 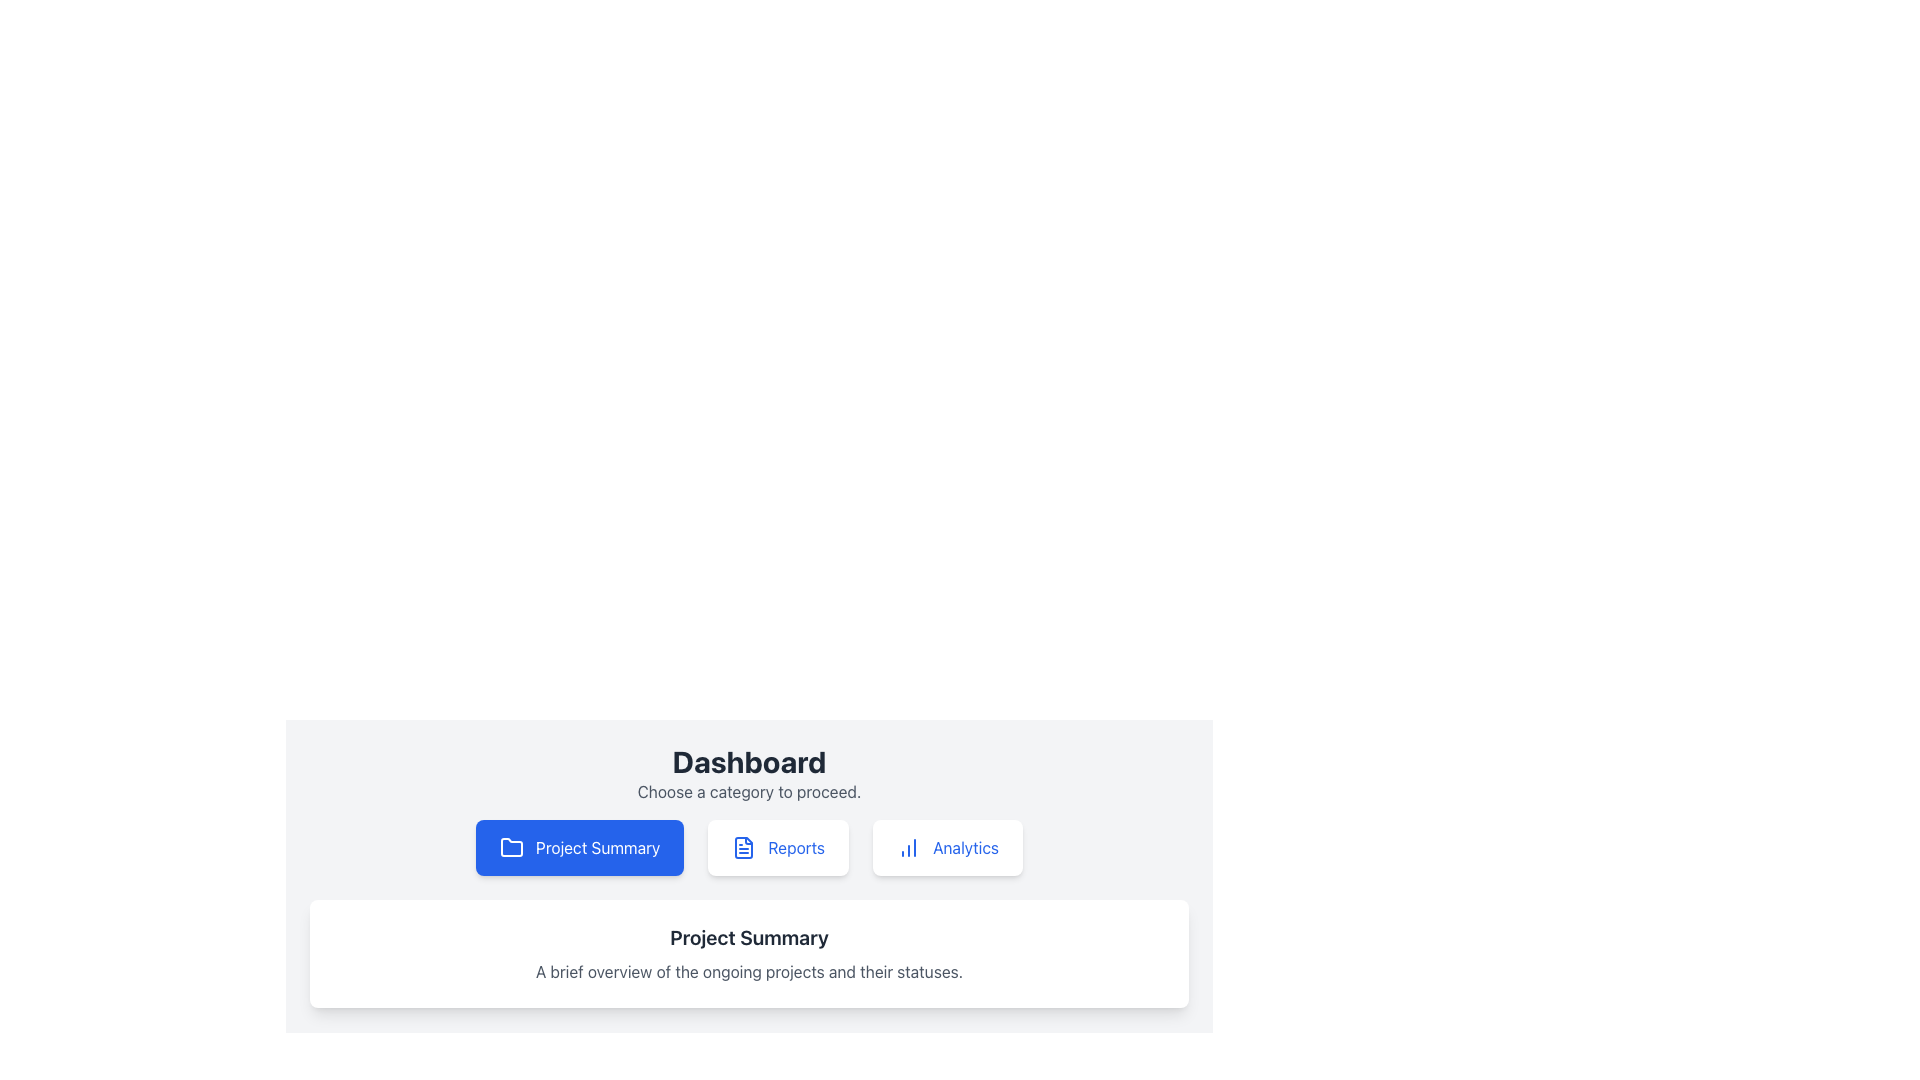 I want to click on the blue rounded rectangle button labeled 'Project Summary', so click(x=579, y=848).